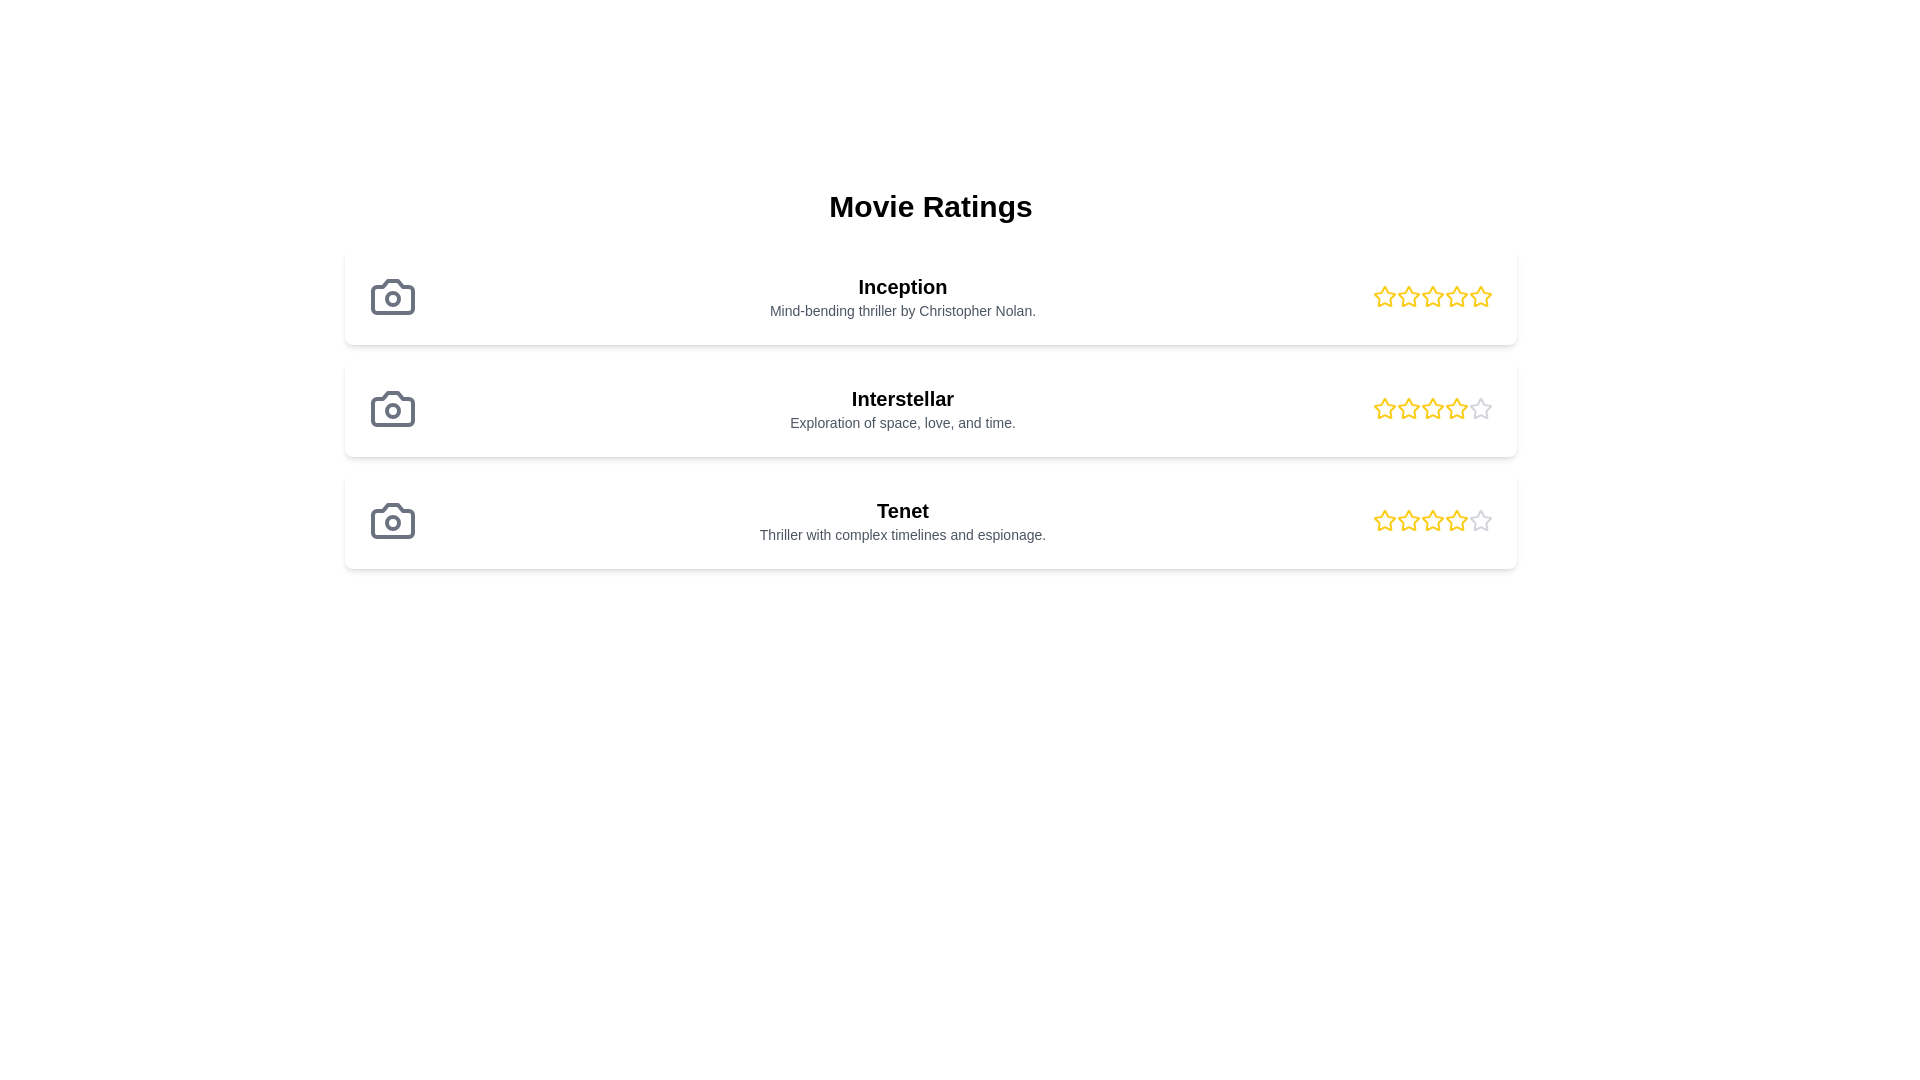  Describe the element at coordinates (901, 286) in the screenshot. I see `the movie details by clicking on the title text label for 'Inception', which is located at the top-left of the 'Movie Ratings' section and precedes the descriptive text about the movie` at that location.